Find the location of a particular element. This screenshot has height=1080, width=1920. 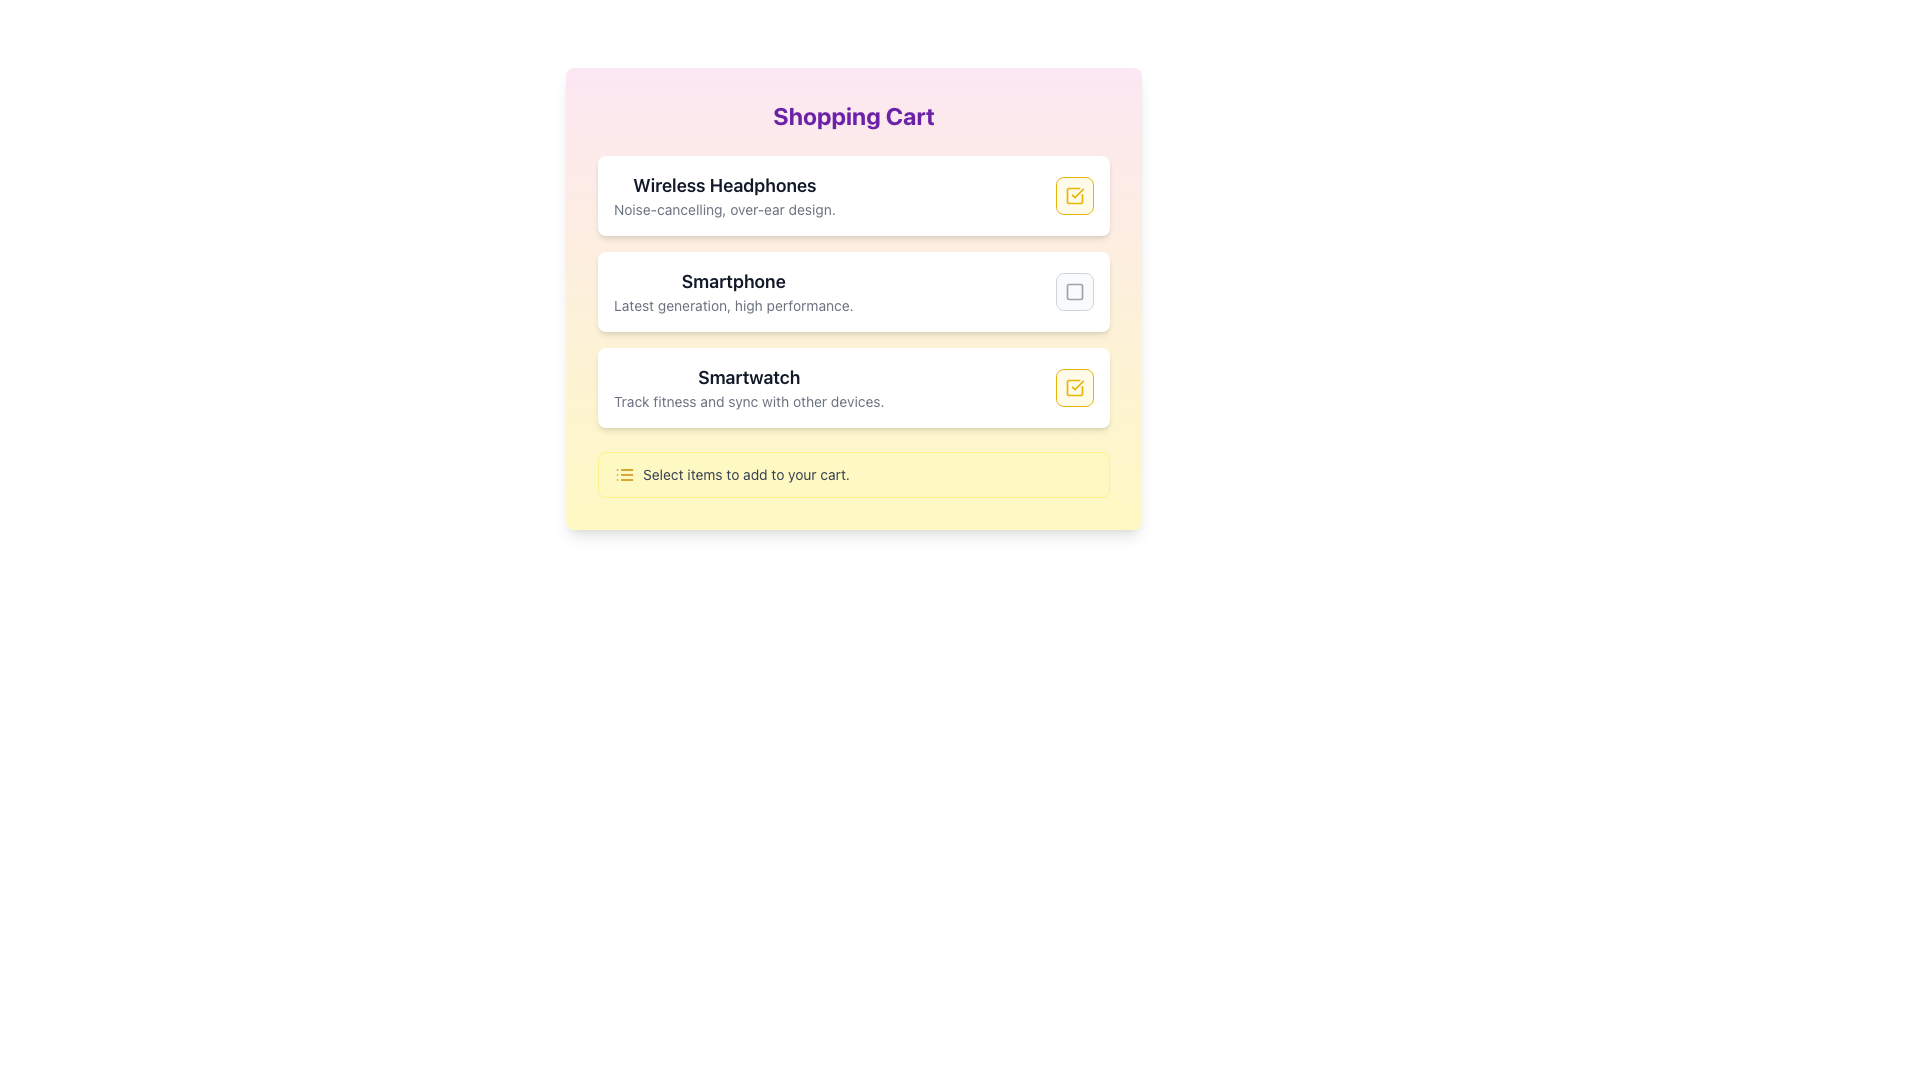

the text element displaying 'Select items to add to your cart.' which is inside a yellow box, positioned to the right of a small yellow list icon is located at coordinates (745, 474).